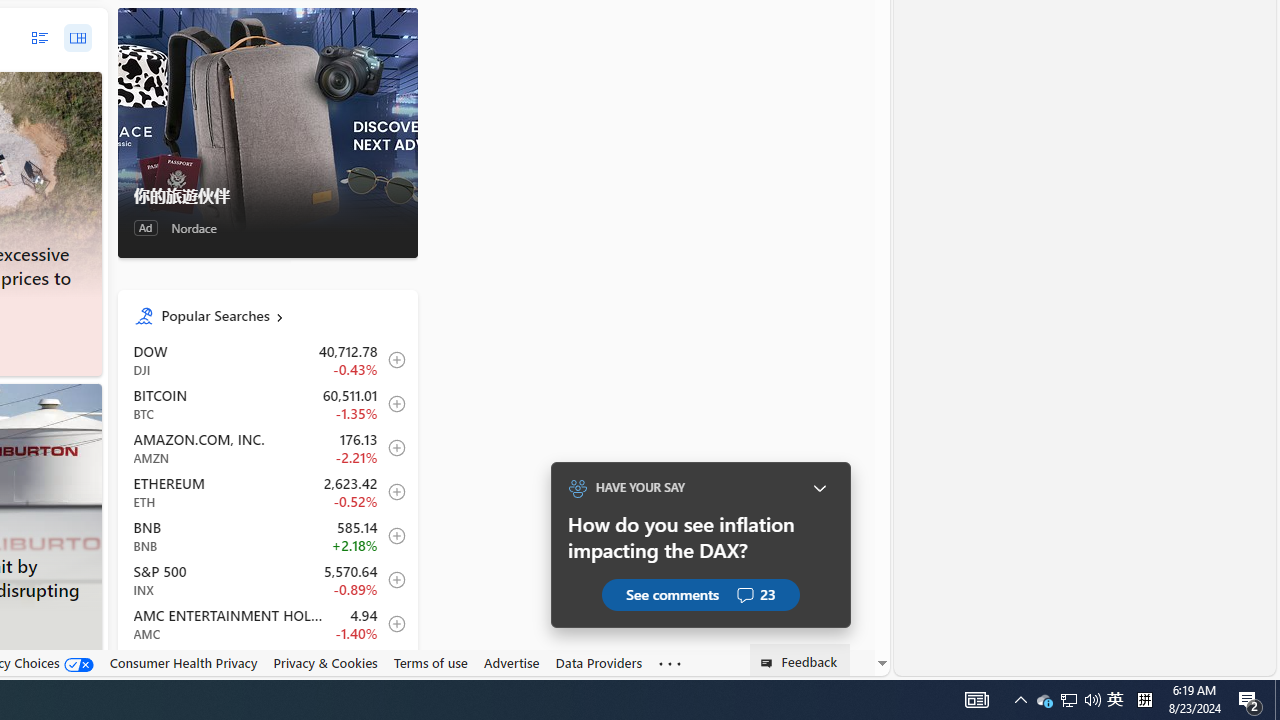  Describe the element at coordinates (266, 579) in the screenshot. I see `'INX S&P 500 decrease 5,570.64 -50.21 -0.89% itemundefined'` at that location.